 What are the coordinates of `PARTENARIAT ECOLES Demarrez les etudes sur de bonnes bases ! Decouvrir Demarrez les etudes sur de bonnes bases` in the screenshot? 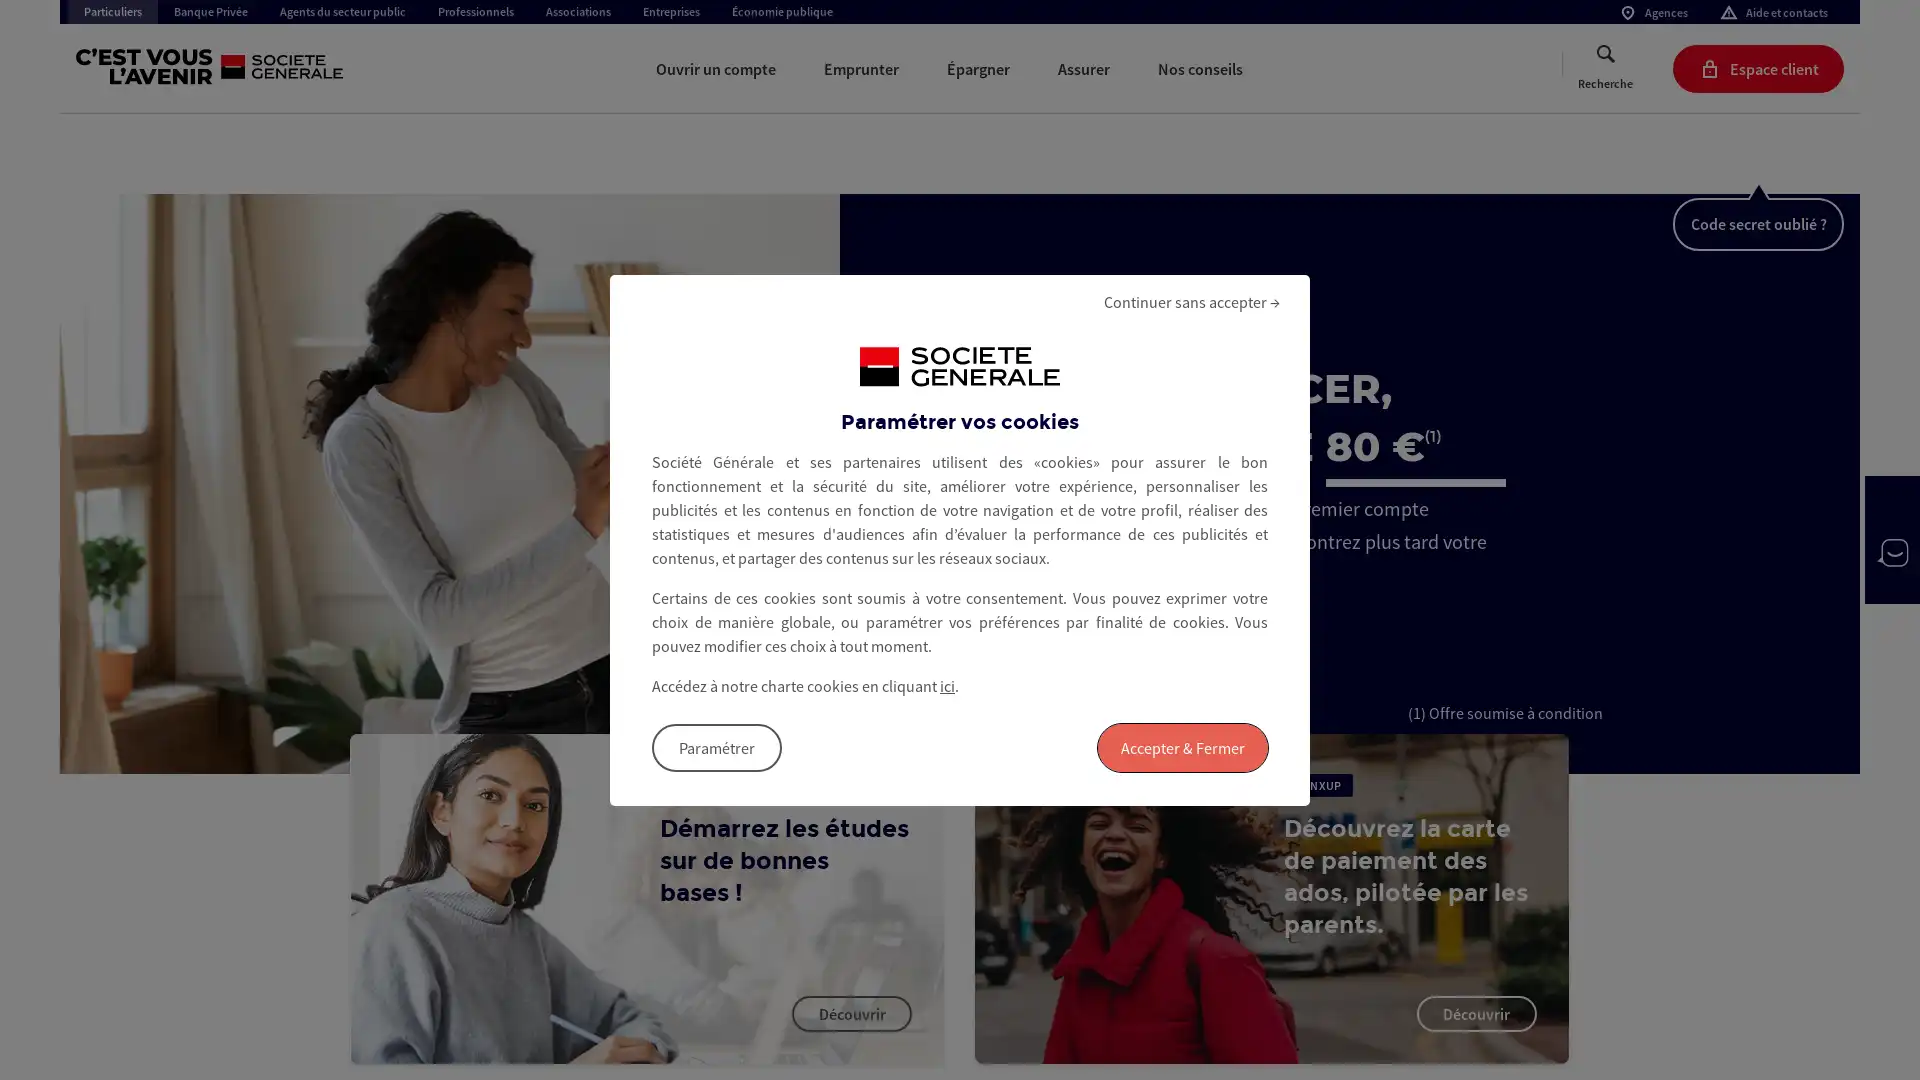 It's located at (647, 897).